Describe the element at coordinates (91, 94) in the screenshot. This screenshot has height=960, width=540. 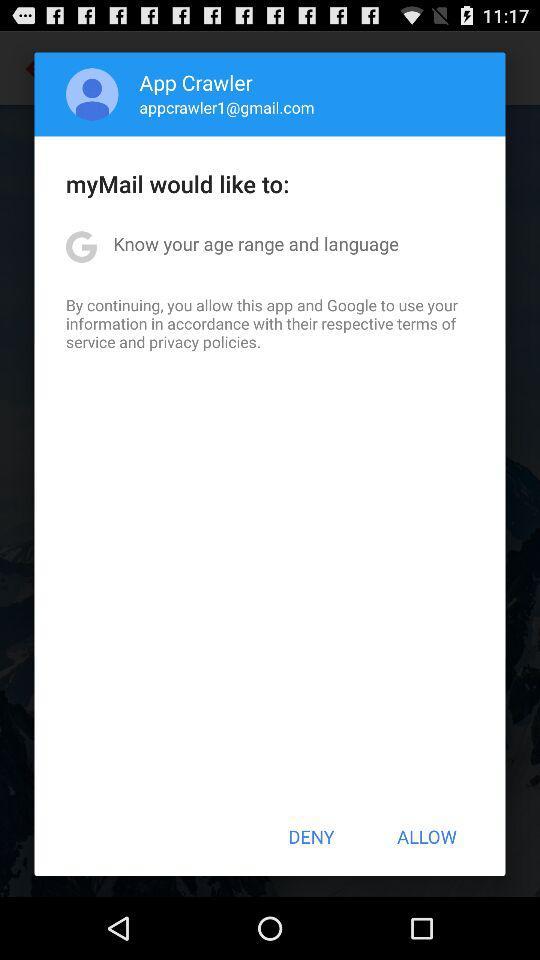
I see `the app to the left of app crawler icon` at that location.